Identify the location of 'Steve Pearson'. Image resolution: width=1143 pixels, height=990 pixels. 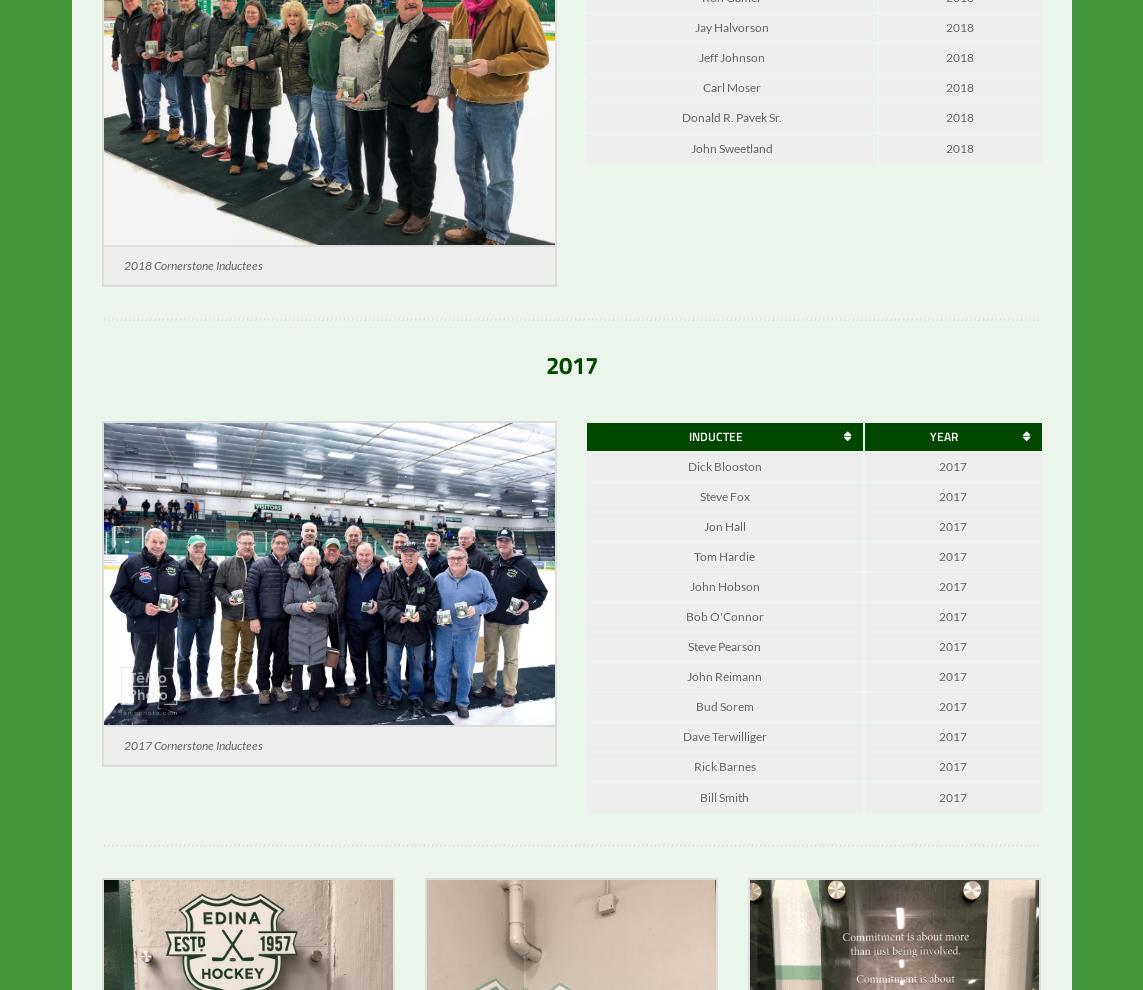
(724, 660).